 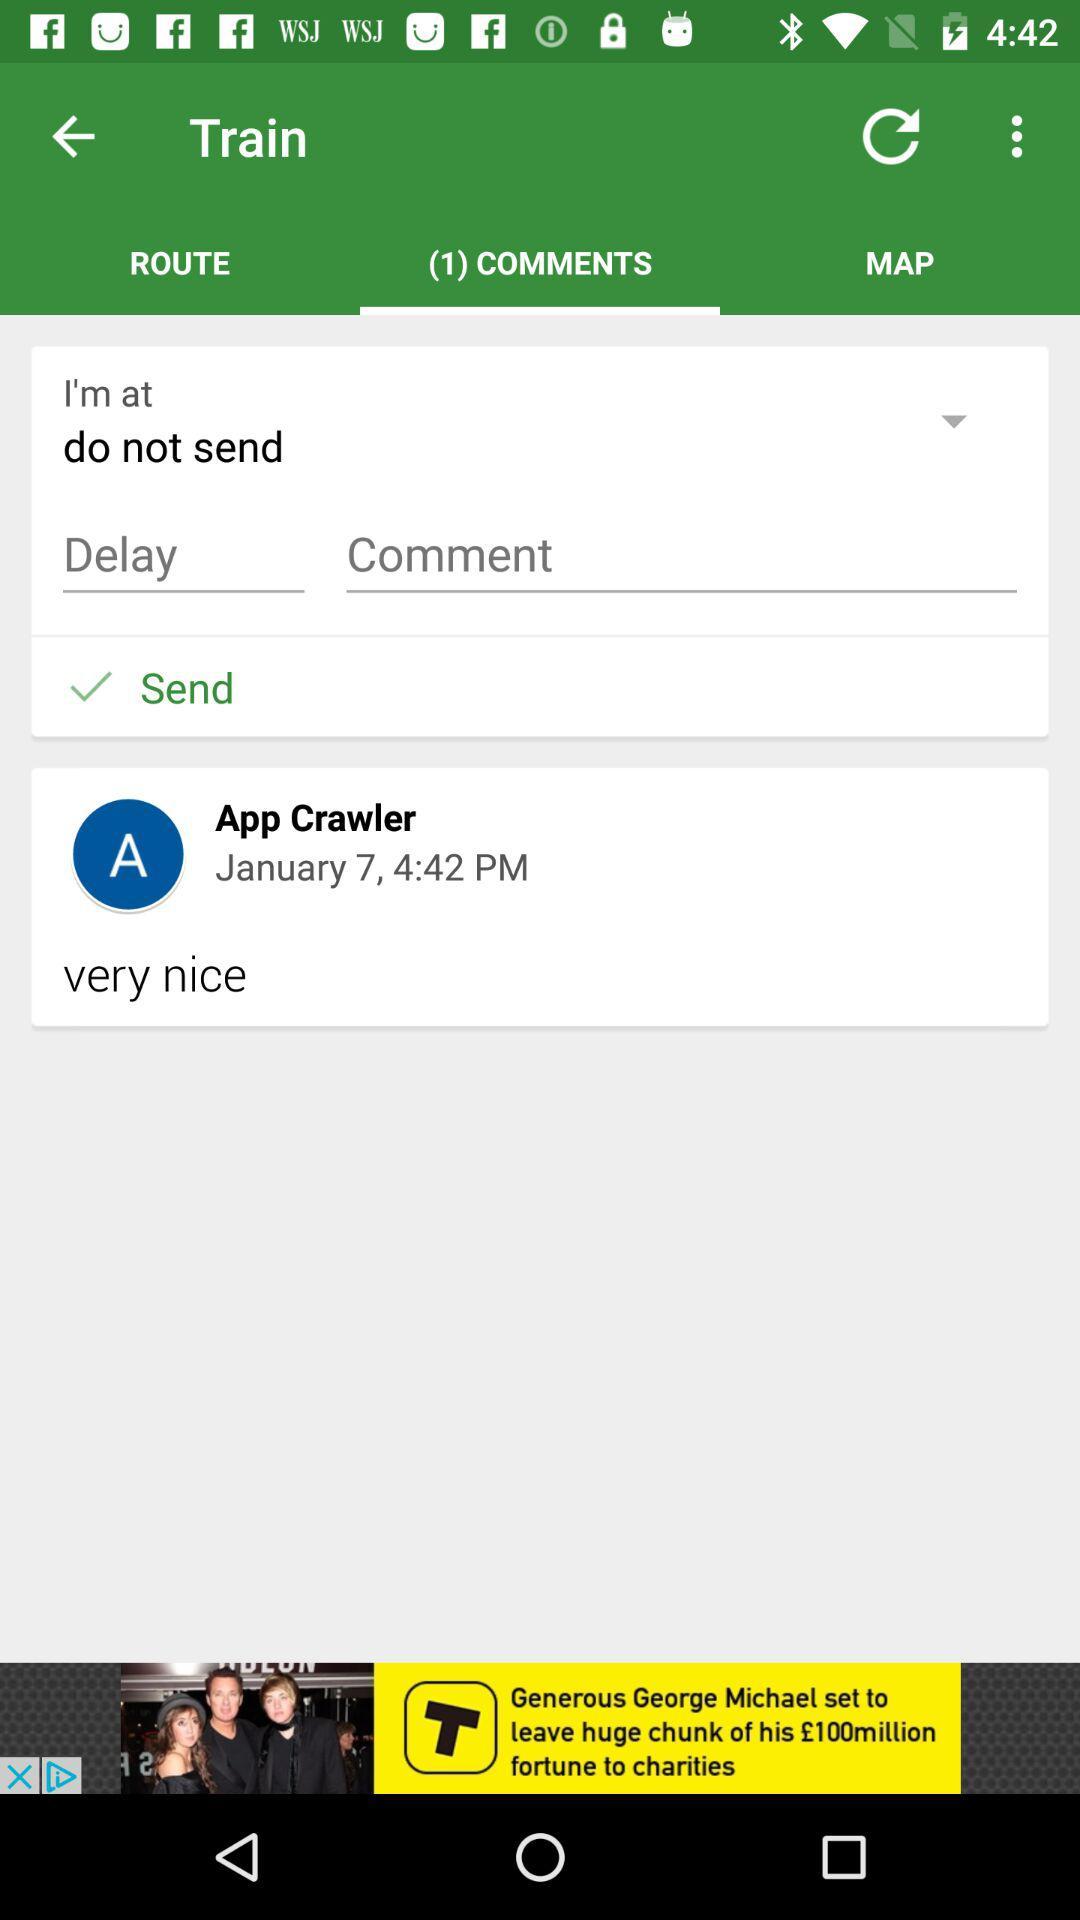 What do you see at coordinates (183, 554) in the screenshot?
I see `delay the report of texting` at bounding box center [183, 554].